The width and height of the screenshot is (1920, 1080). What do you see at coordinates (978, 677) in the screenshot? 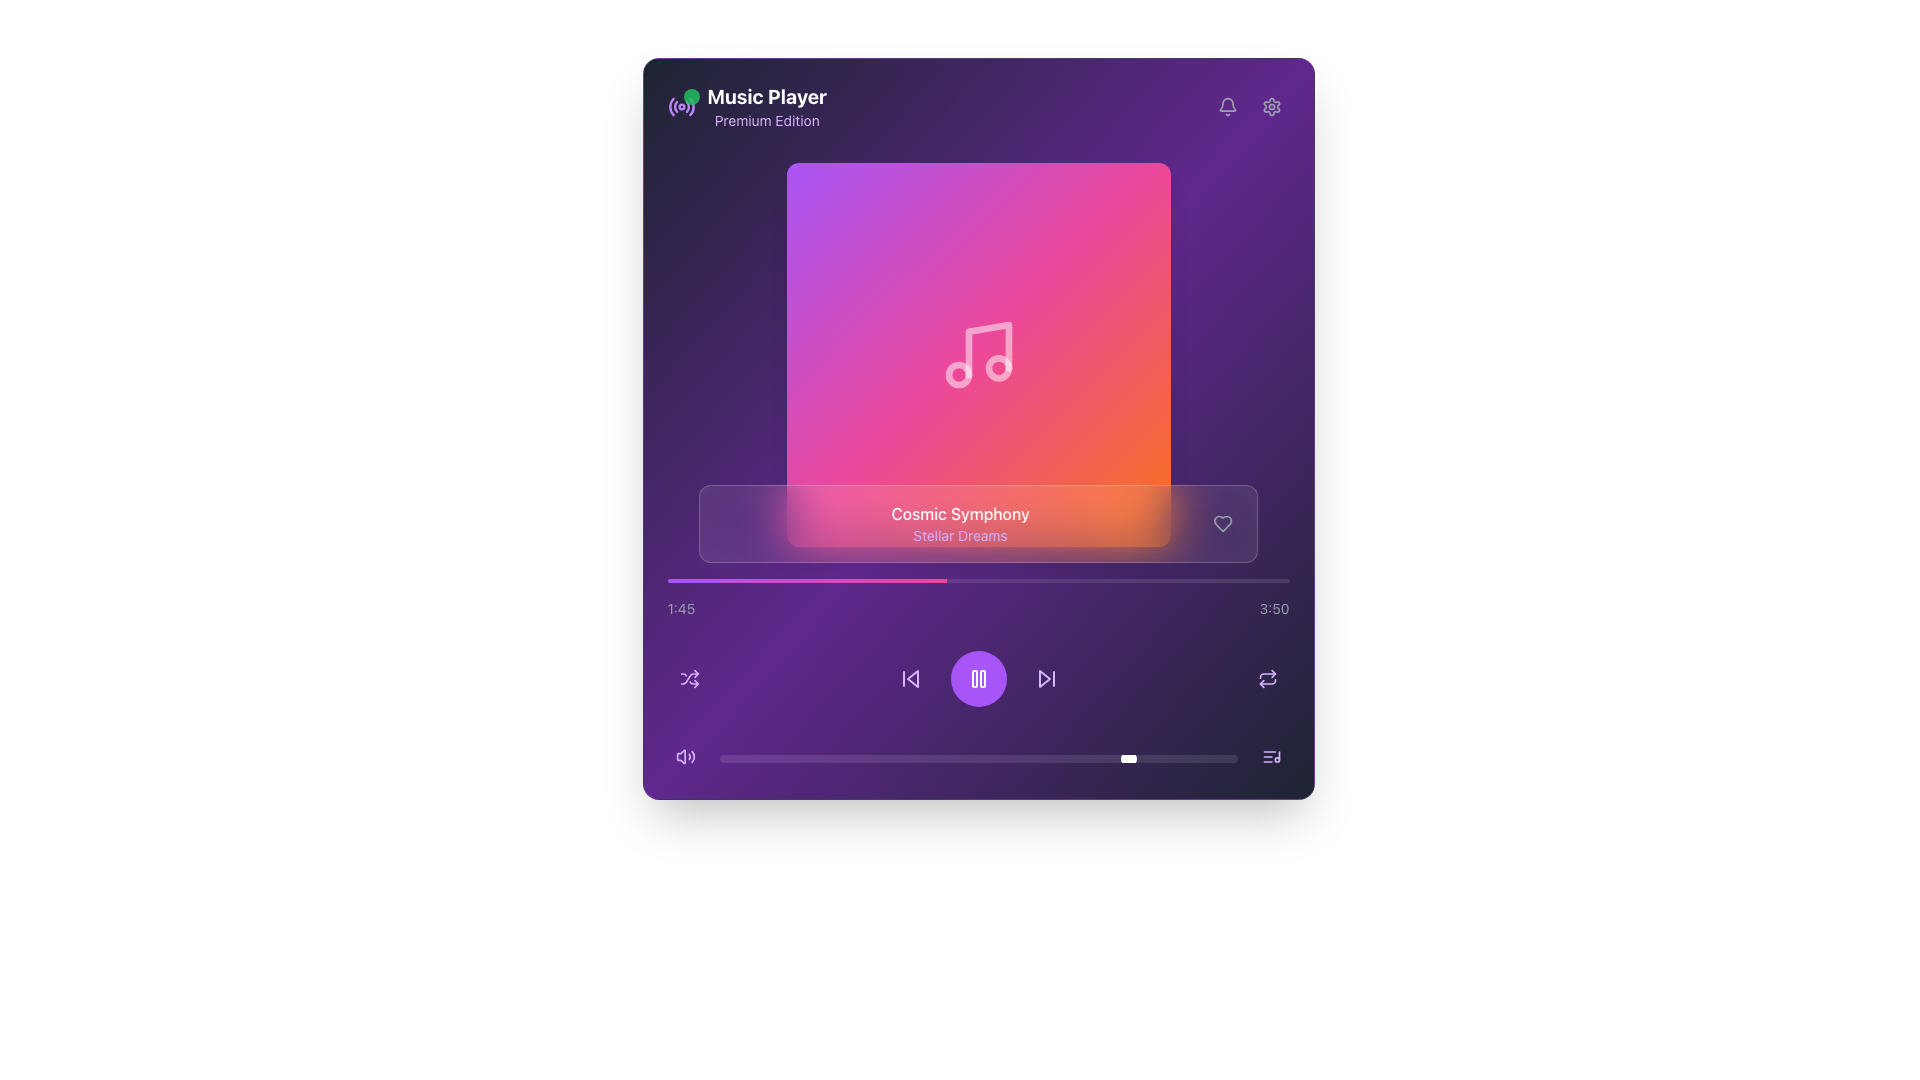
I see `any playback control button in the Button Group located at the bottom of the music player card interface` at bounding box center [978, 677].